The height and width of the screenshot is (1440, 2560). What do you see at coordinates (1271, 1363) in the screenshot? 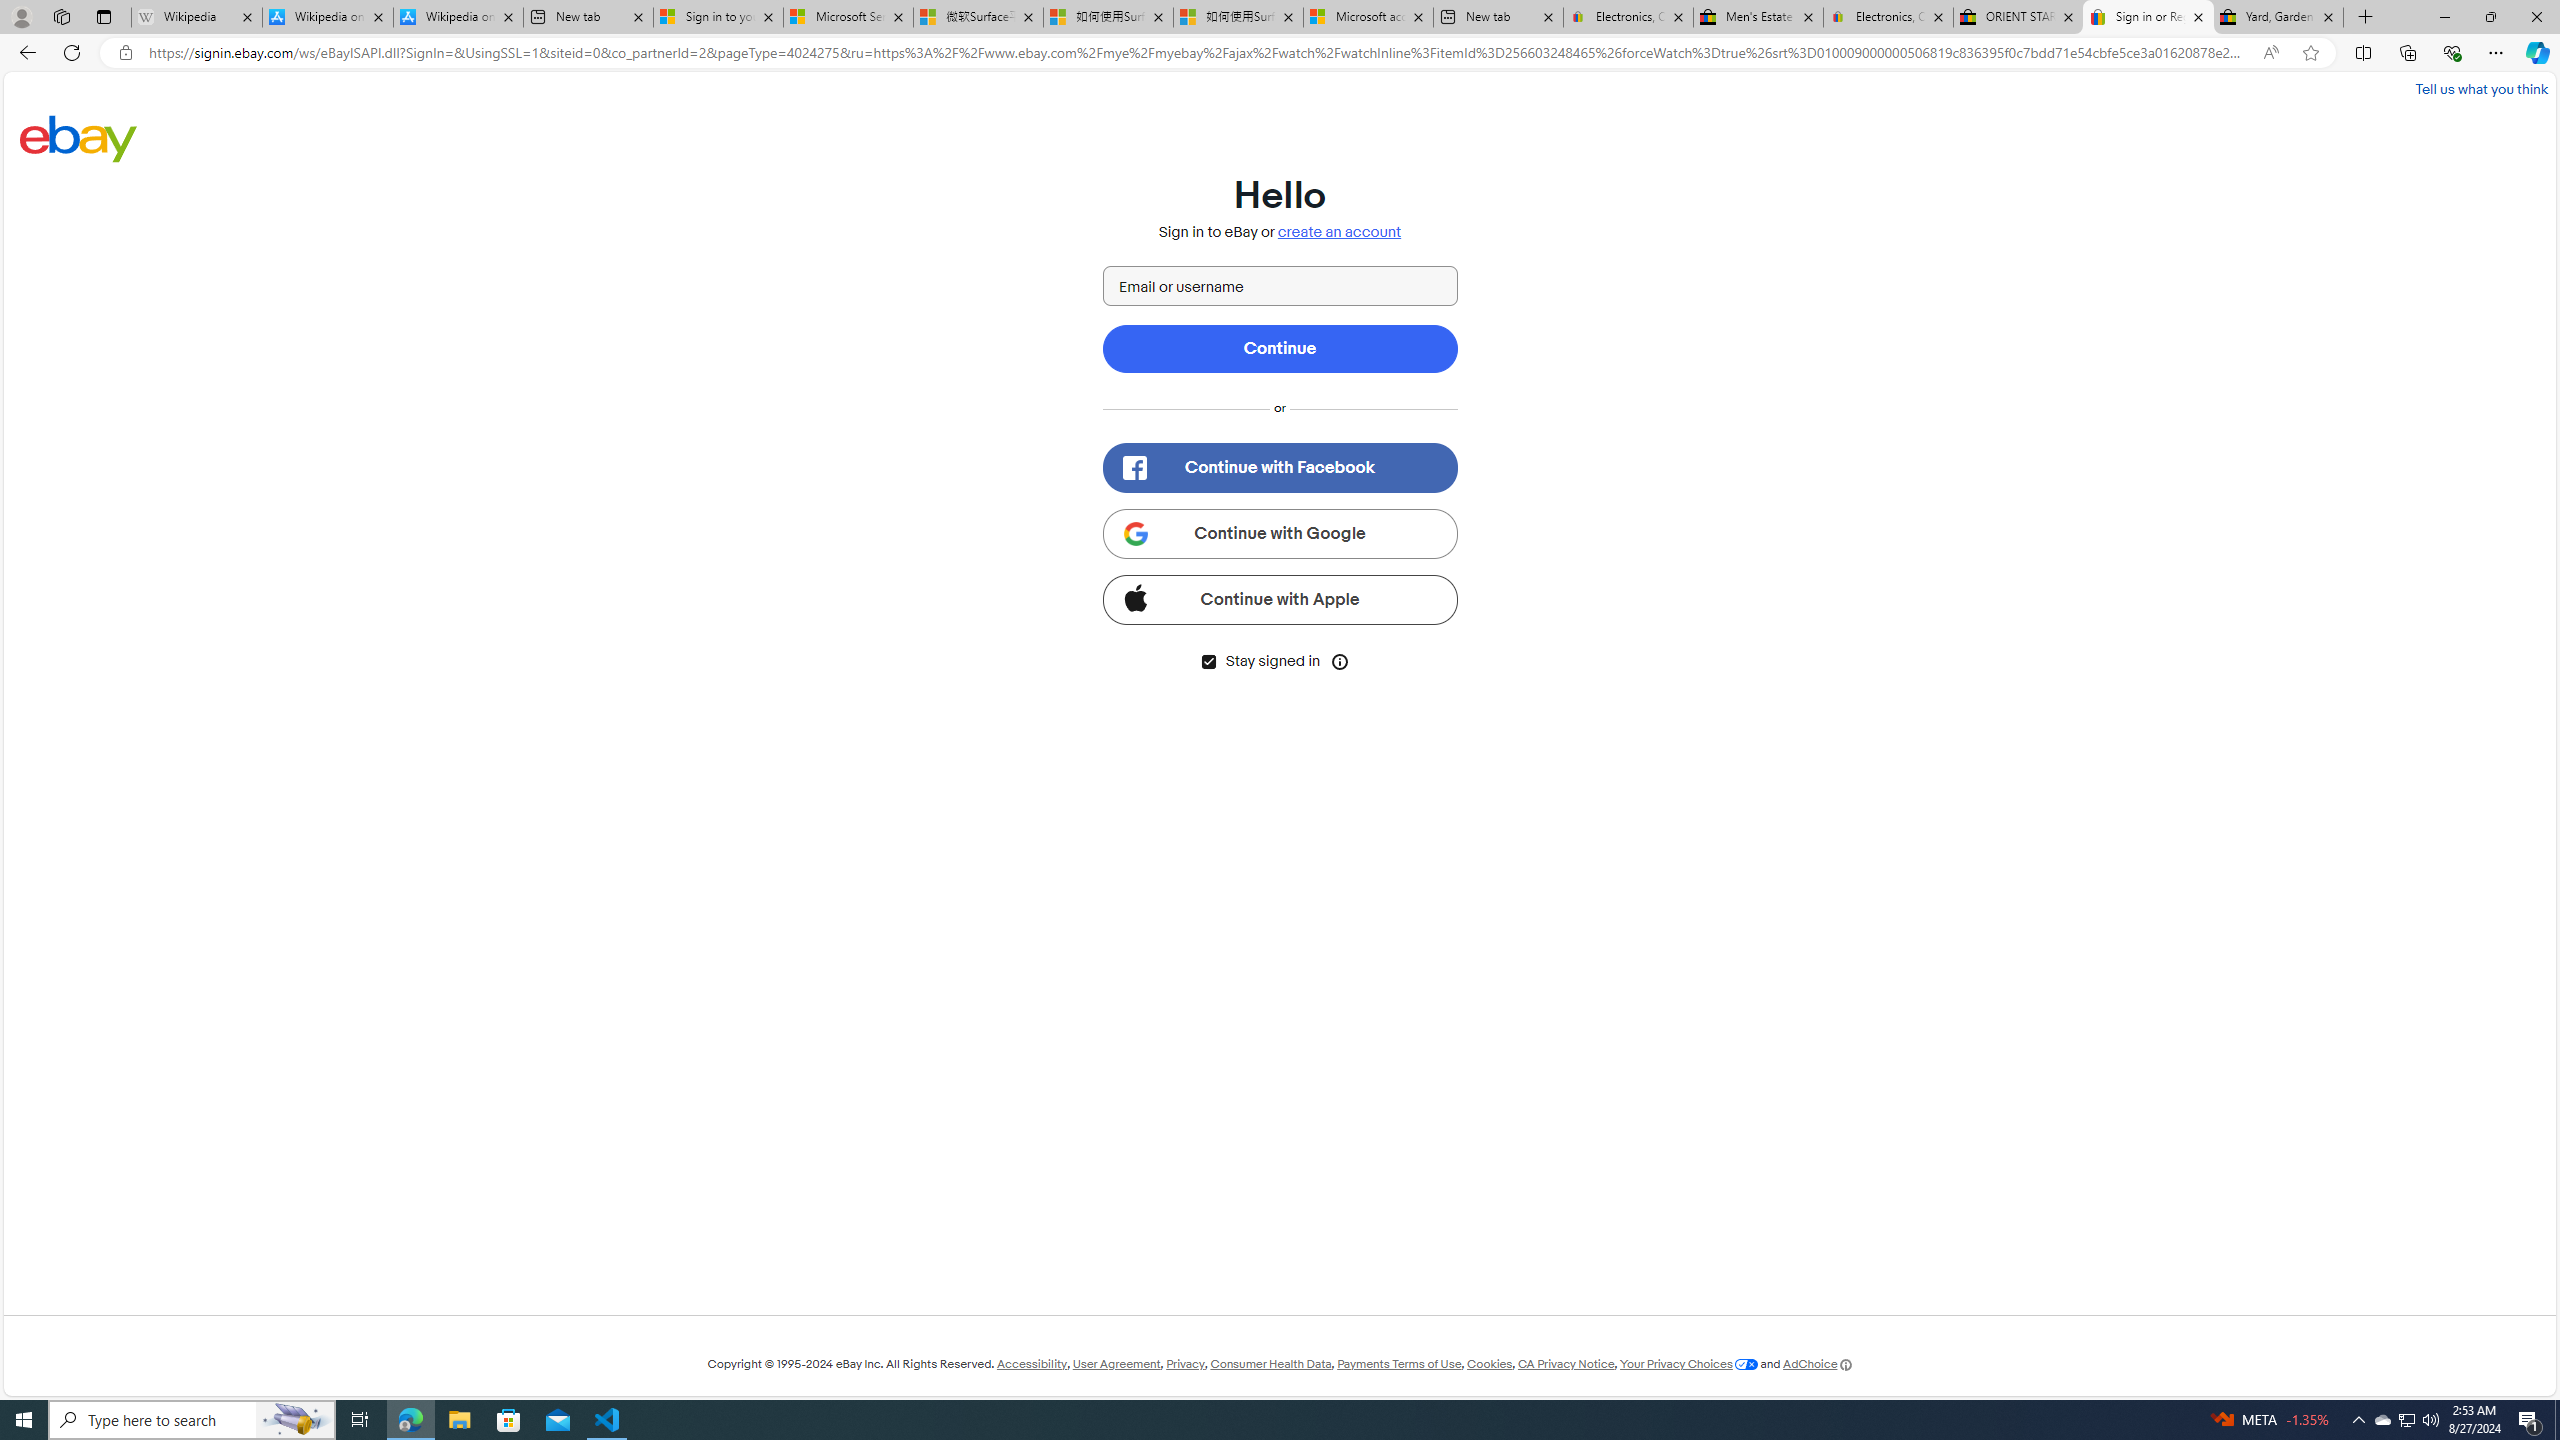
I see `'Consumer Health Data'` at bounding box center [1271, 1363].